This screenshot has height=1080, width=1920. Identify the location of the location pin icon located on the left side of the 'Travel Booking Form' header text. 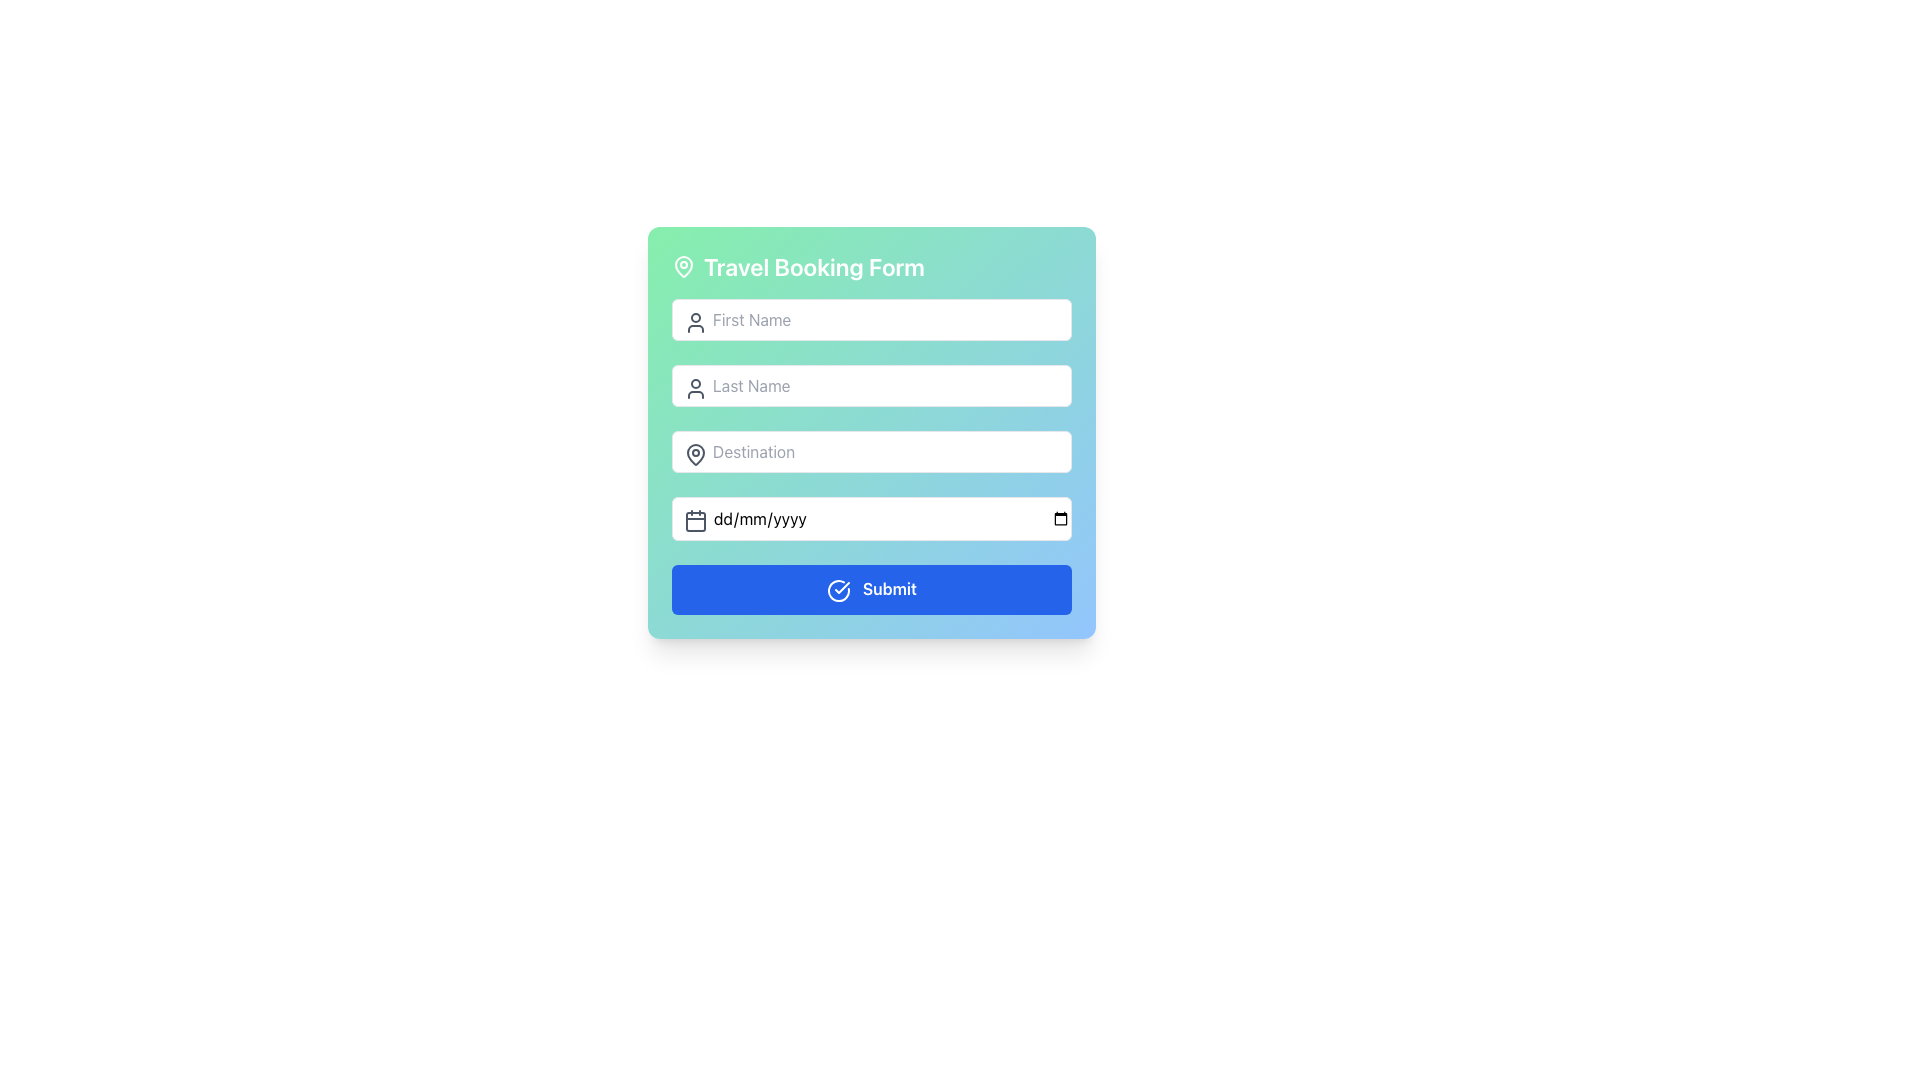
(684, 265).